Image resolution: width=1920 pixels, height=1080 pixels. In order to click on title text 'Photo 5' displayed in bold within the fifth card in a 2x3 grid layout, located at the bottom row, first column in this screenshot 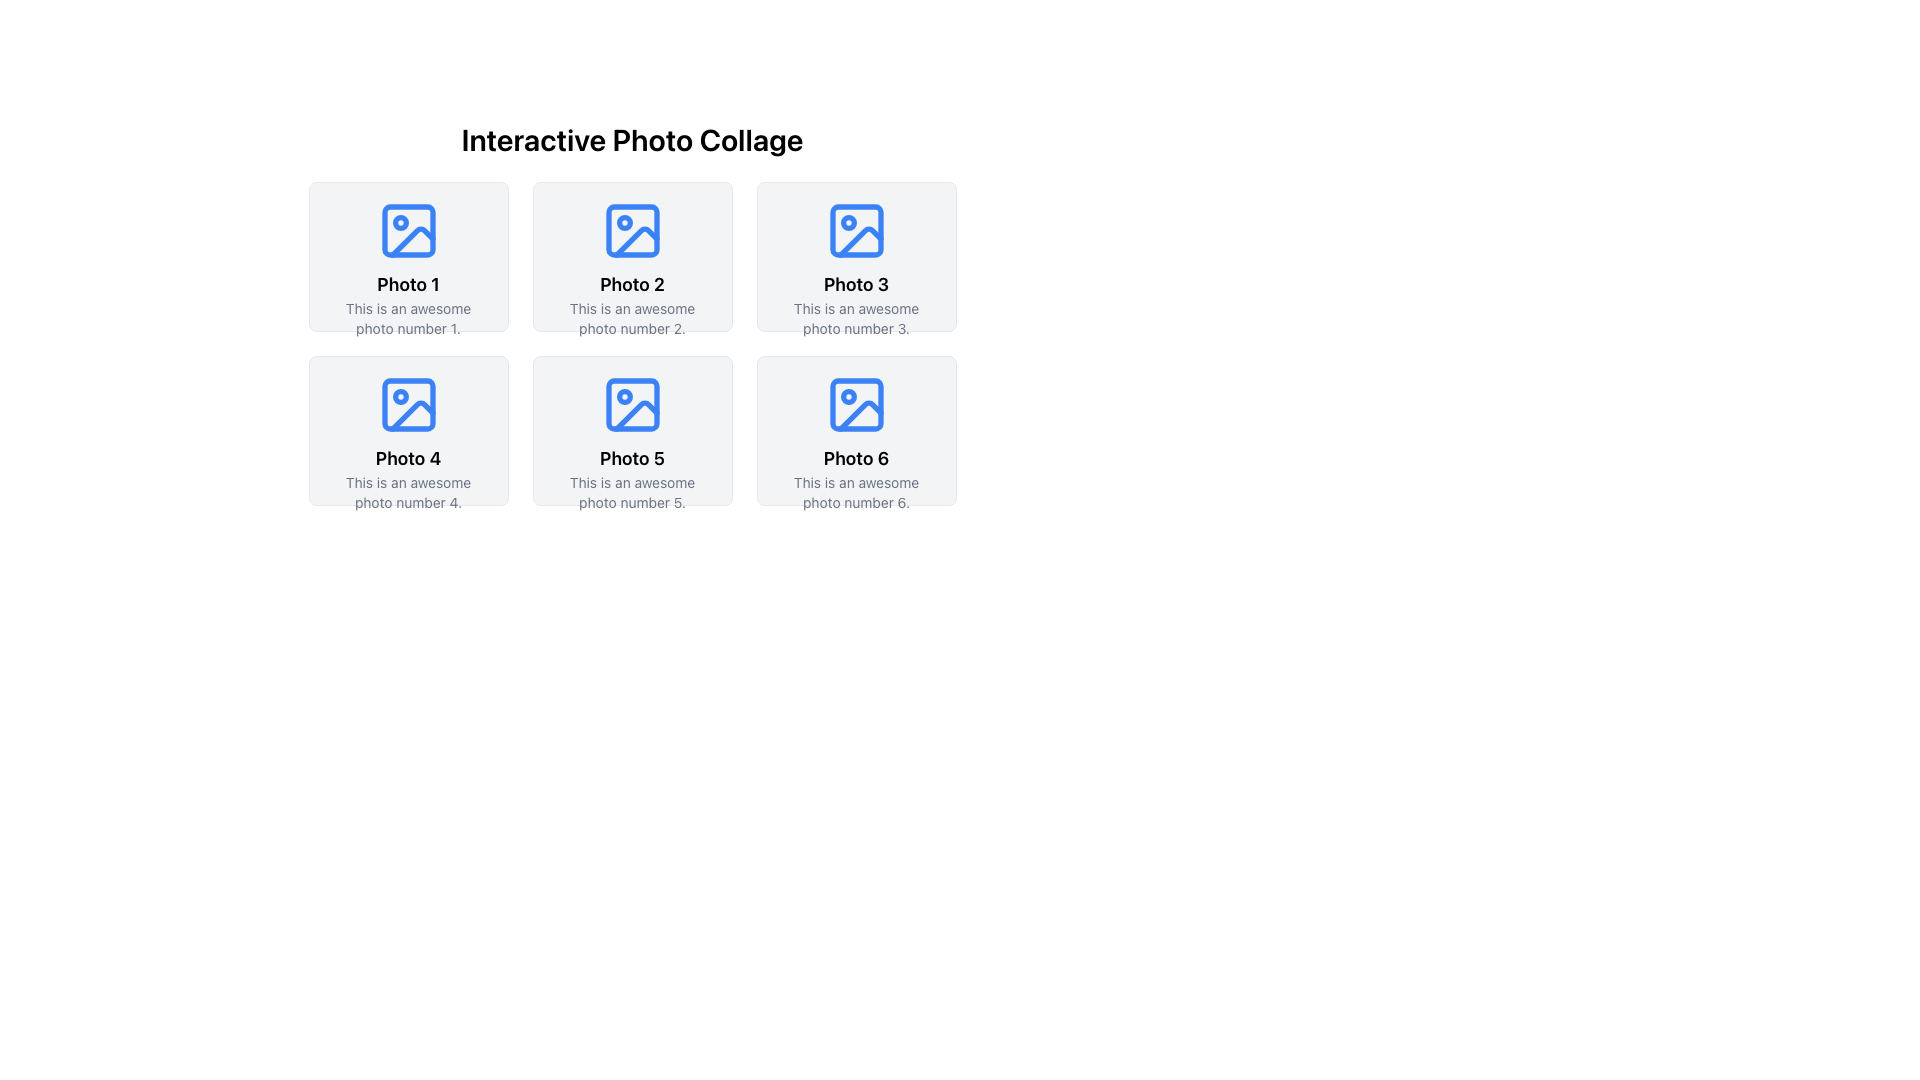, I will do `click(631, 459)`.